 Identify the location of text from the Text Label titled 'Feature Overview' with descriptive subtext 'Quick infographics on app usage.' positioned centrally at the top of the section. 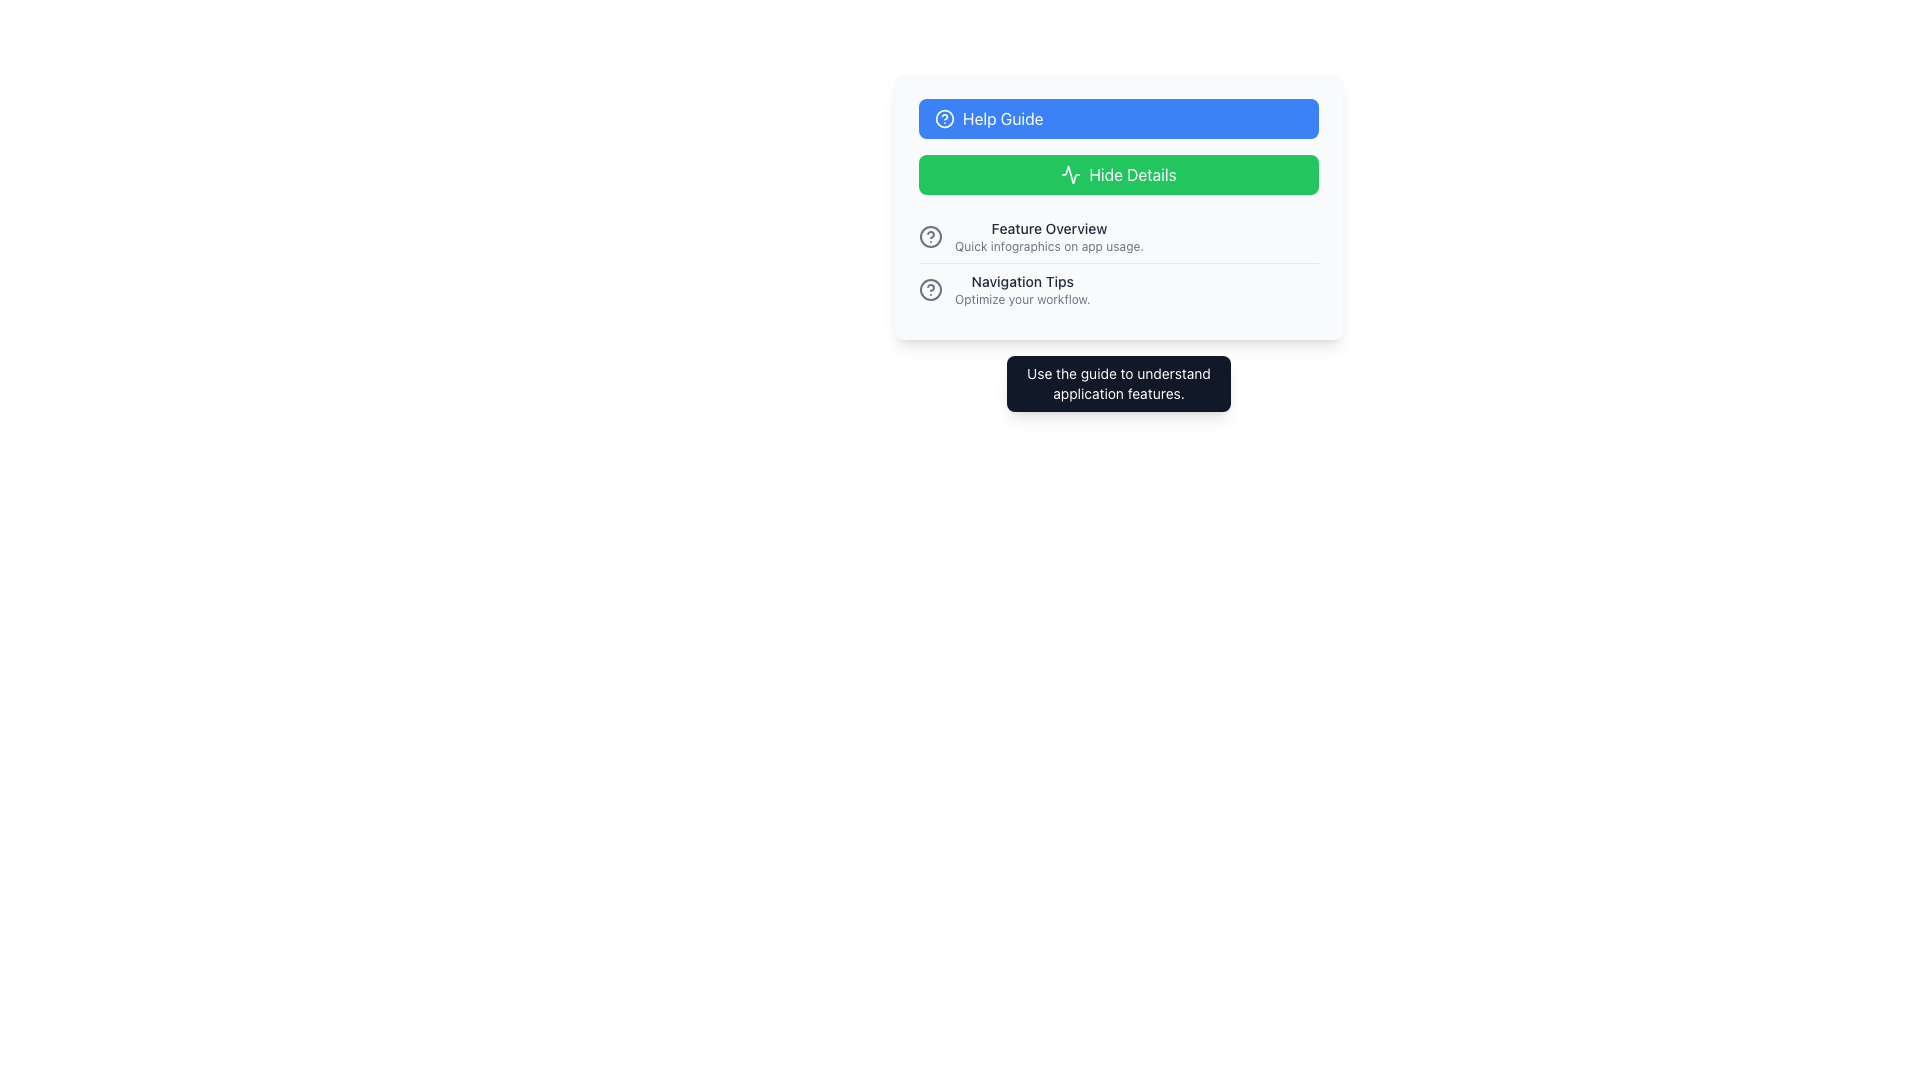
(1048, 227).